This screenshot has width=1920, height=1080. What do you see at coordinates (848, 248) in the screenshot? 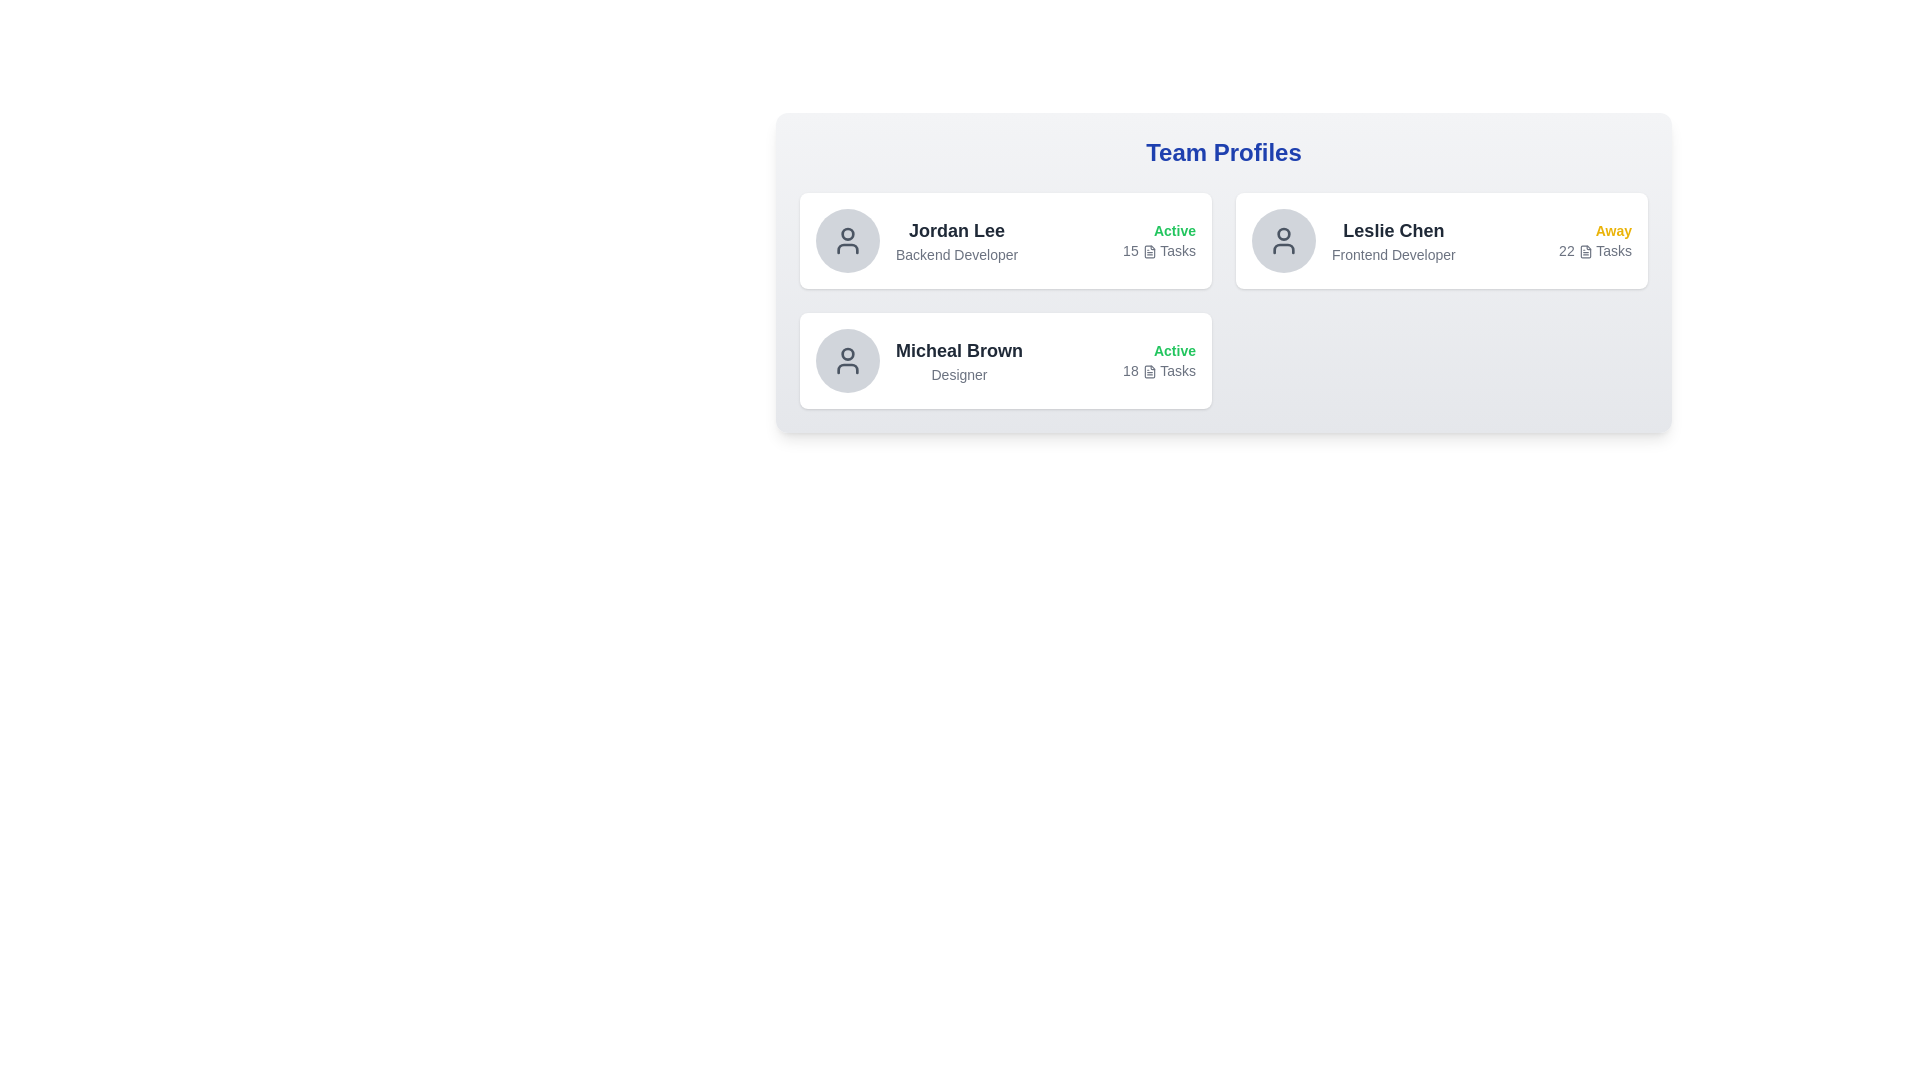
I see `the bottom half of the generic user icon representing the body portion of the 'Jordan Lee' profile card in the 'Team Profiles' interface` at bounding box center [848, 248].